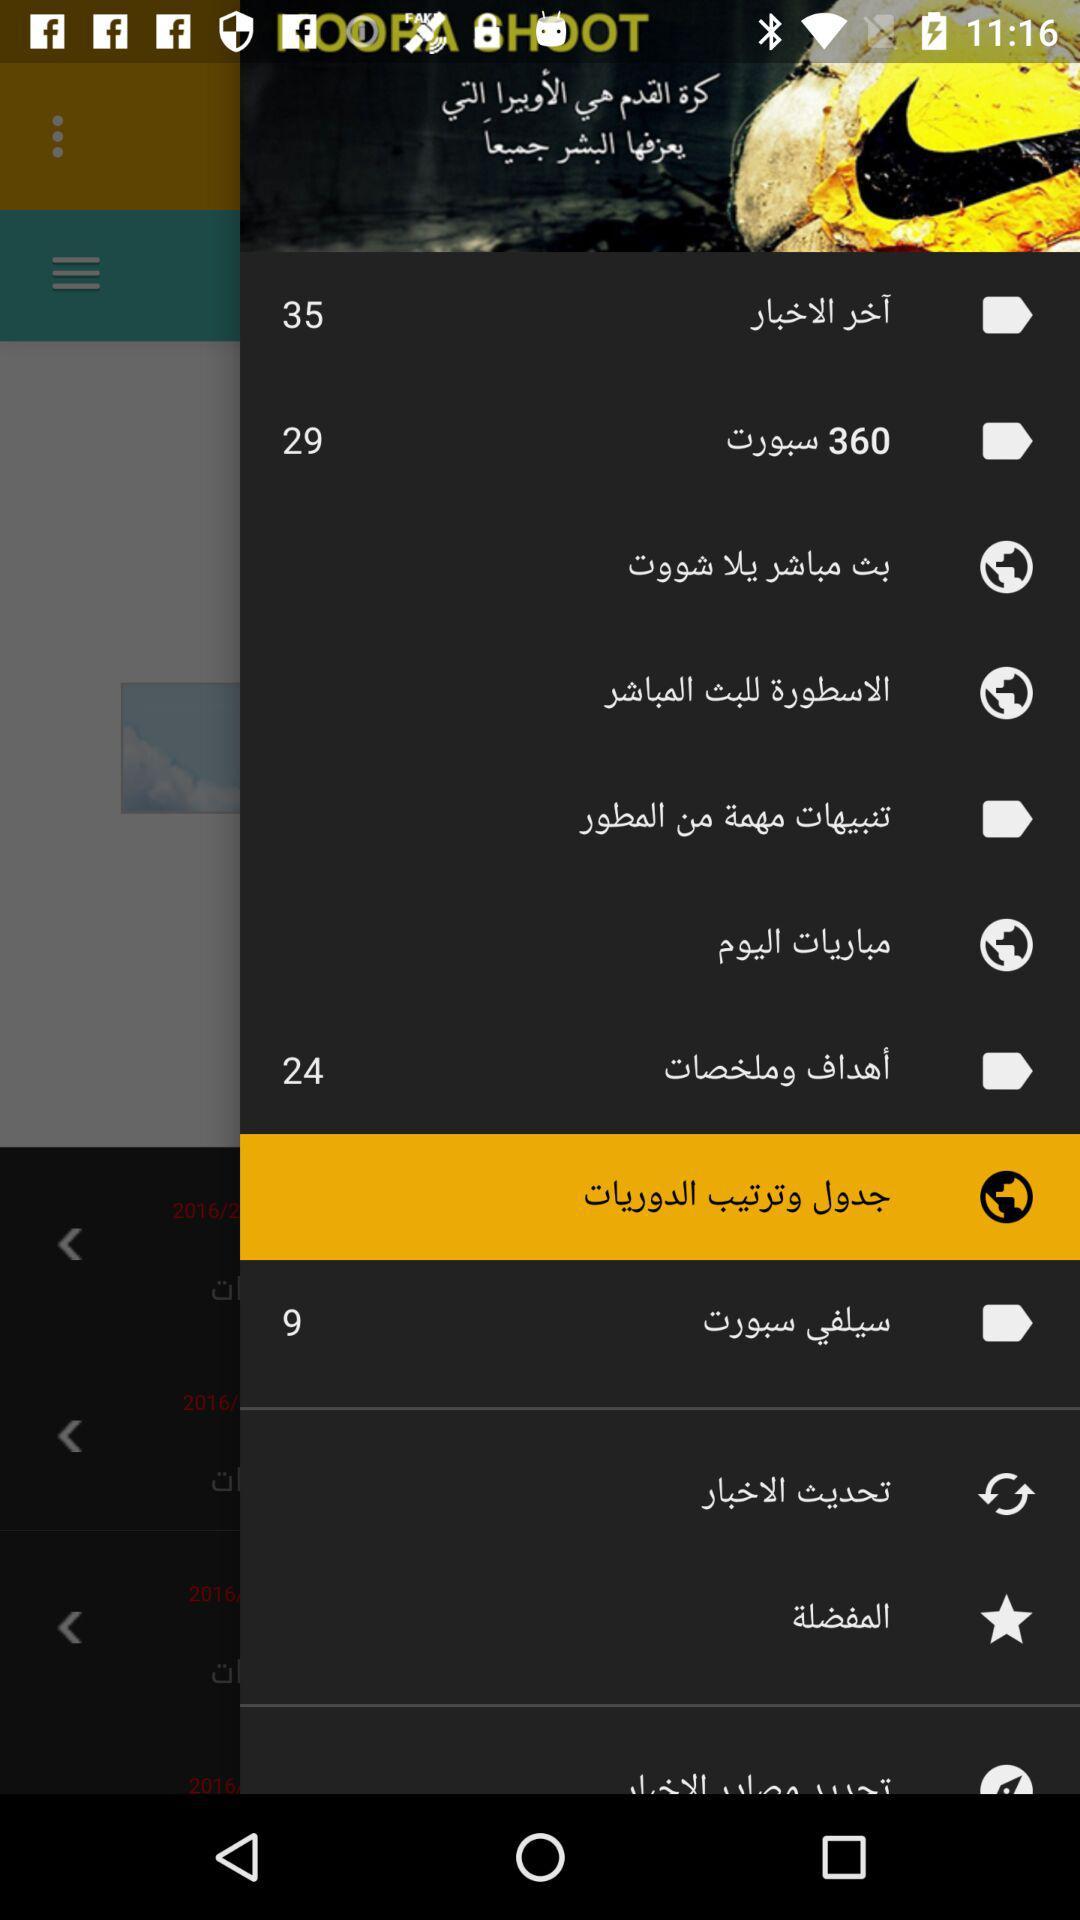  Describe the element at coordinates (1006, 1761) in the screenshot. I see `the last image` at that location.